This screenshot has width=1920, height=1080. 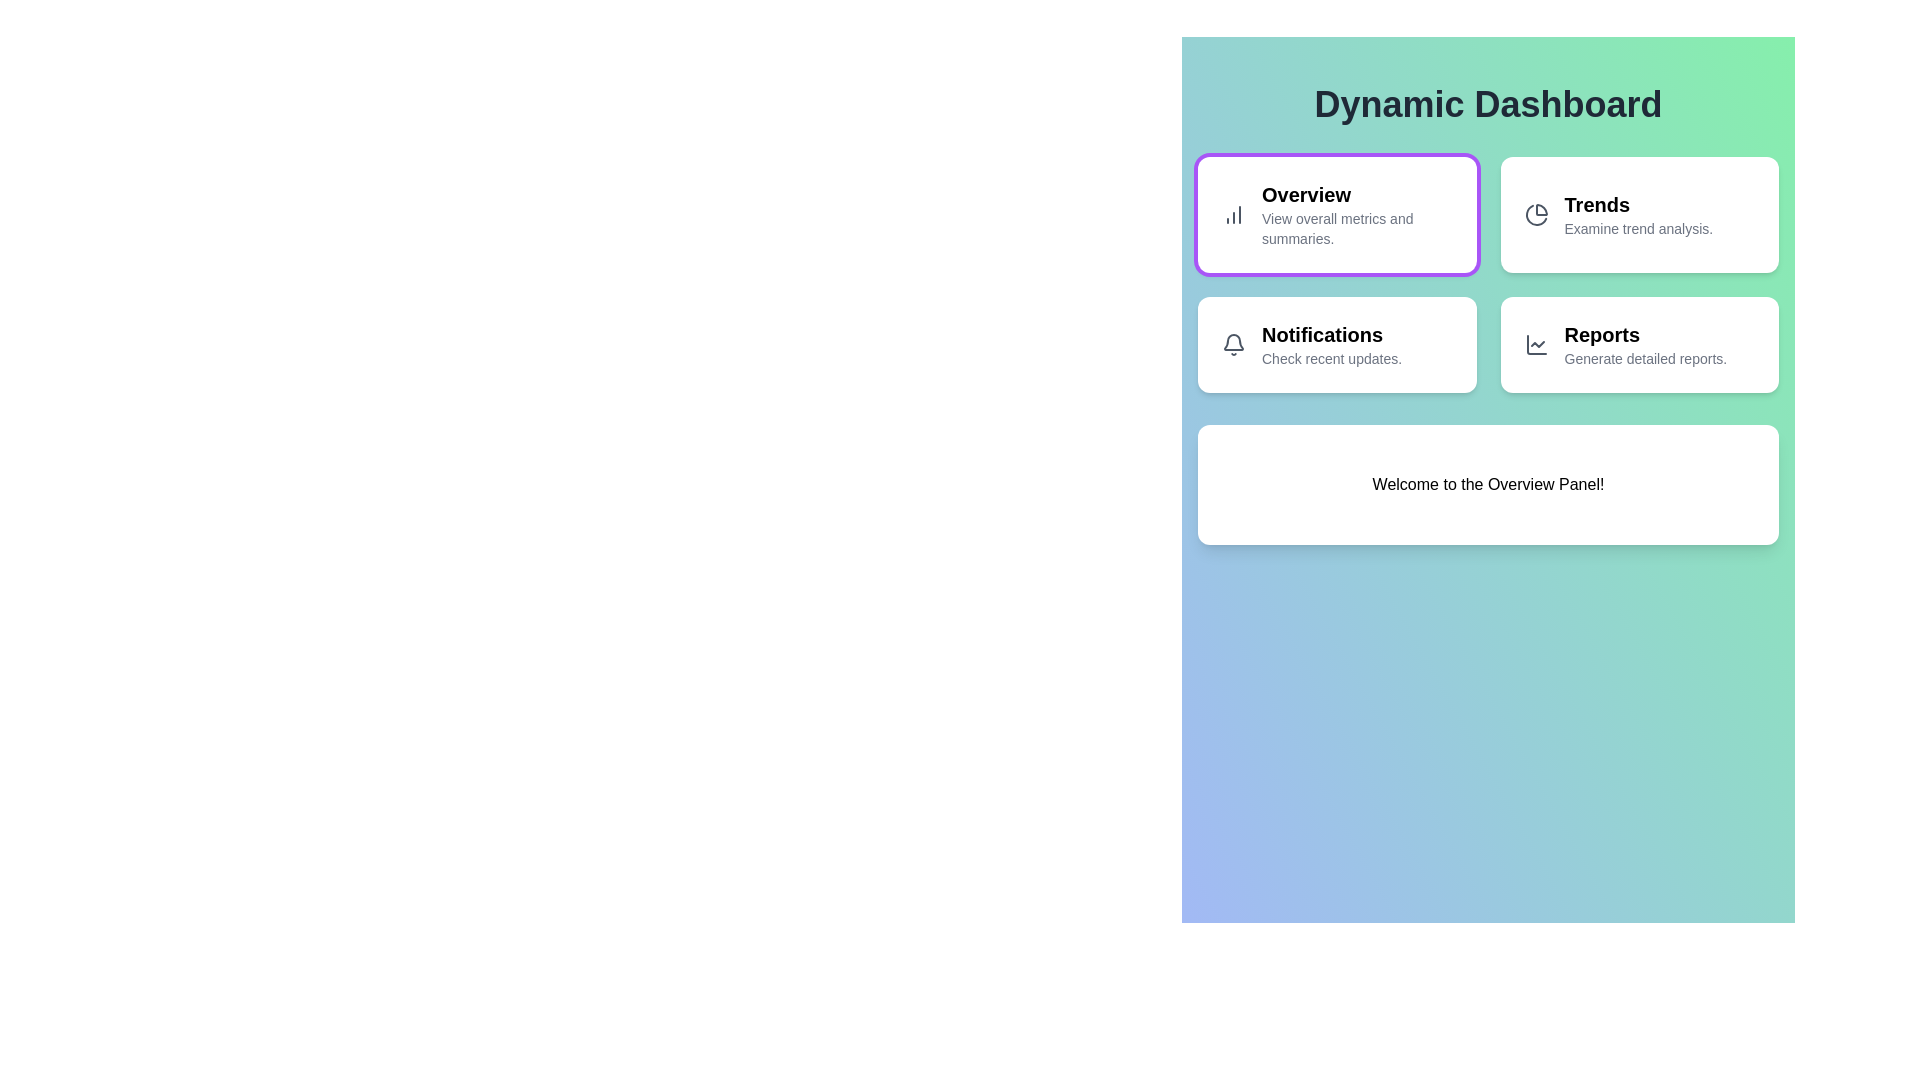 I want to click on the Overview panel by clicking its button, so click(x=1337, y=215).